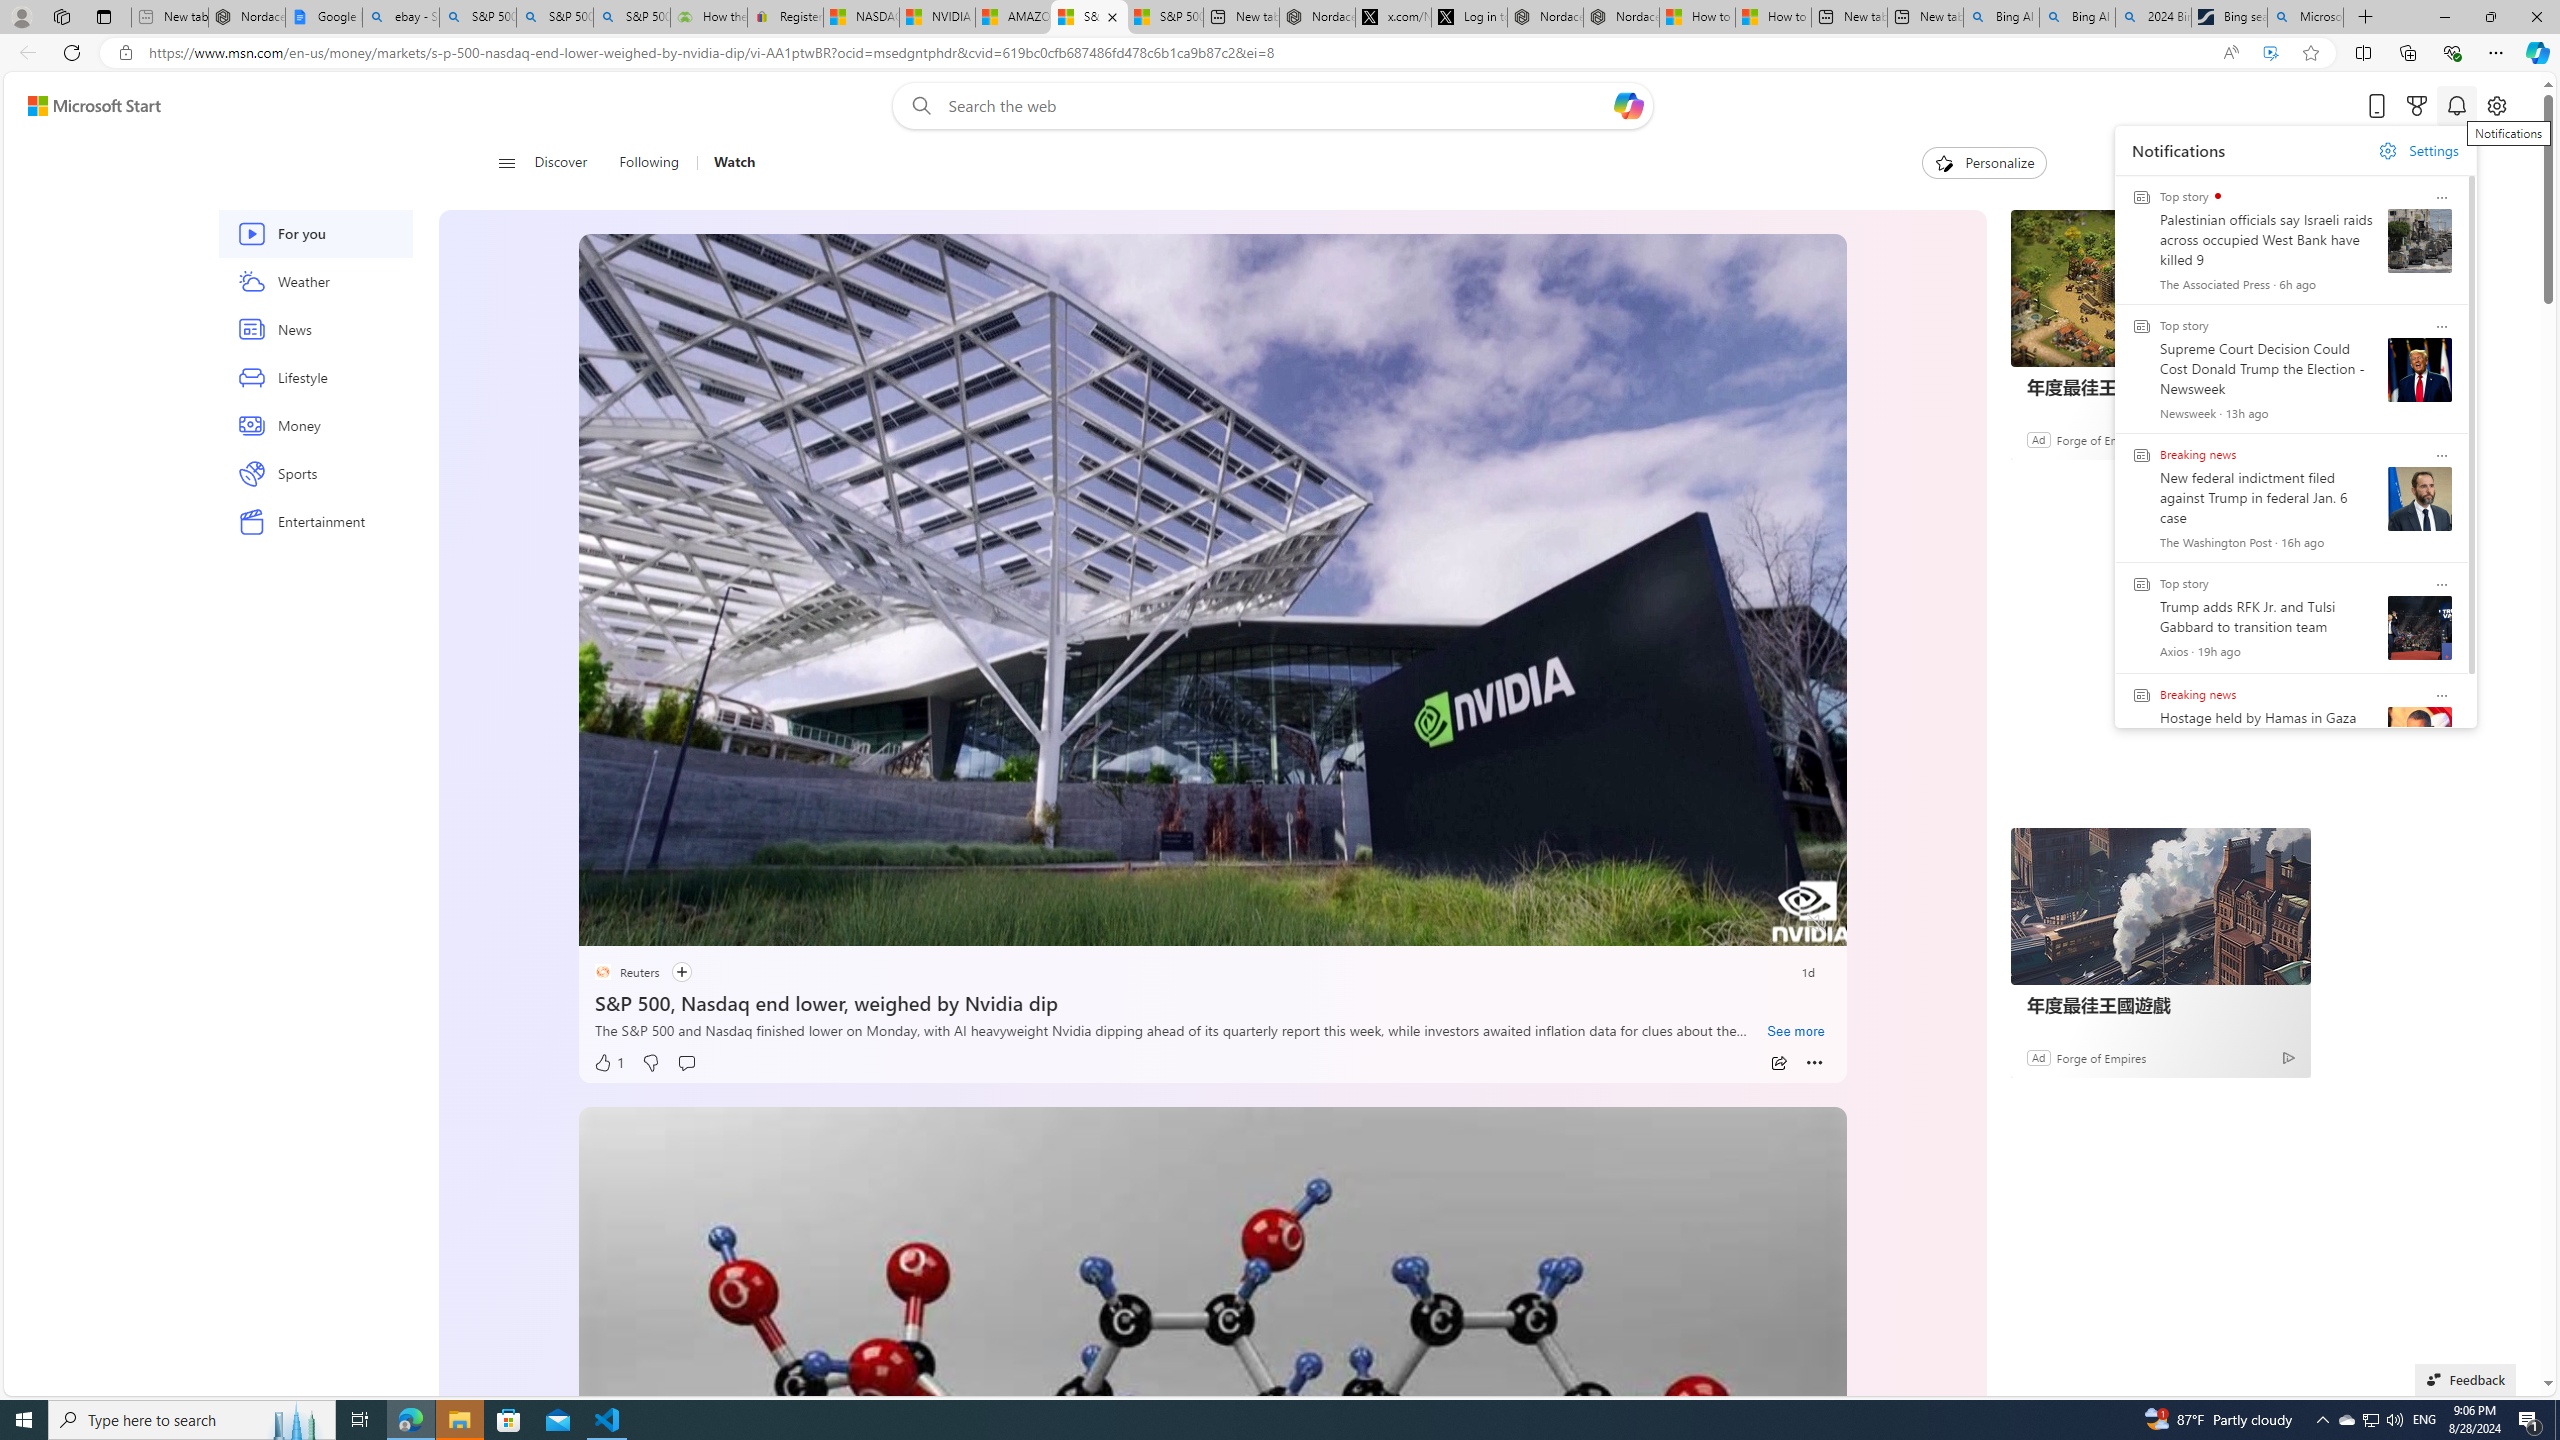 The width and height of the screenshot is (2560, 1440). What do you see at coordinates (607, 1062) in the screenshot?
I see `'1 Like'` at bounding box center [607, 1062].